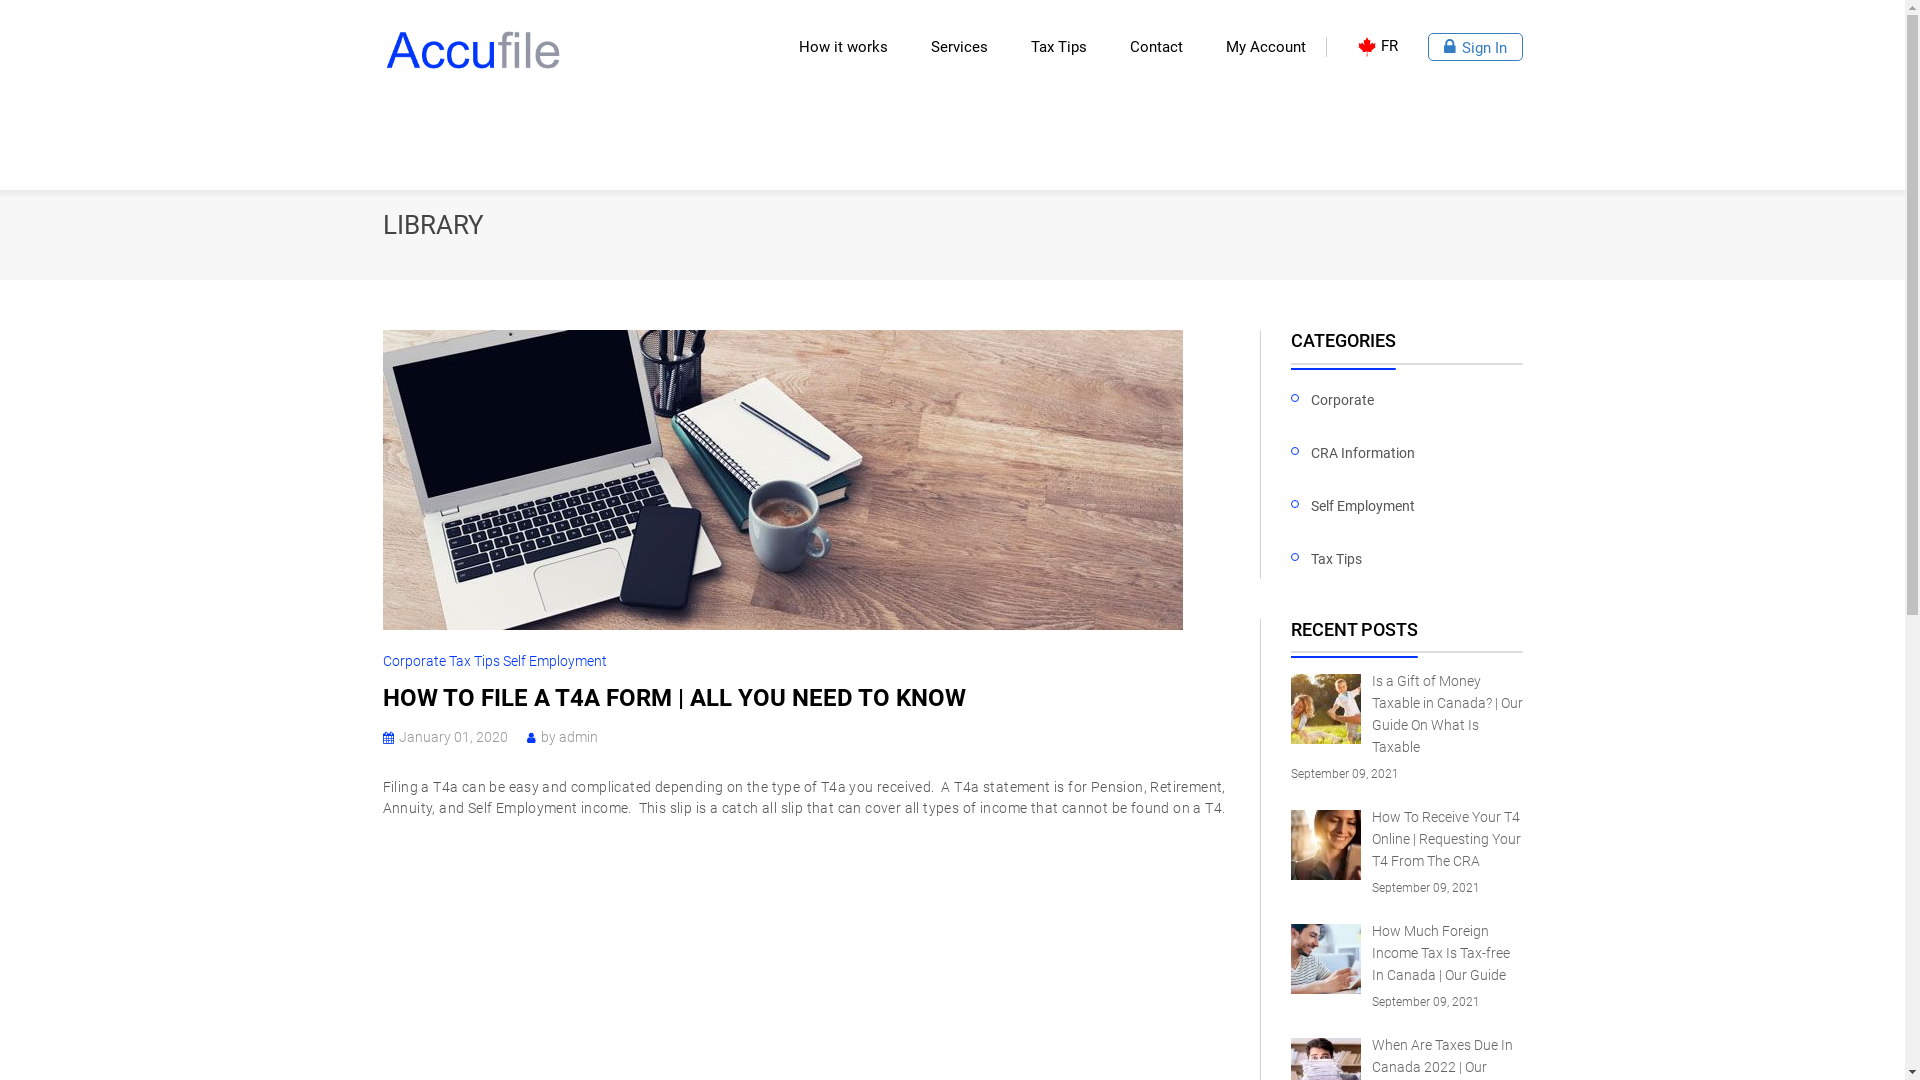 This screenshot has height=1080, width=1920. Describe the element at coordinates (413, 660) in the screenshot. I see `'Corporate'` at that location.